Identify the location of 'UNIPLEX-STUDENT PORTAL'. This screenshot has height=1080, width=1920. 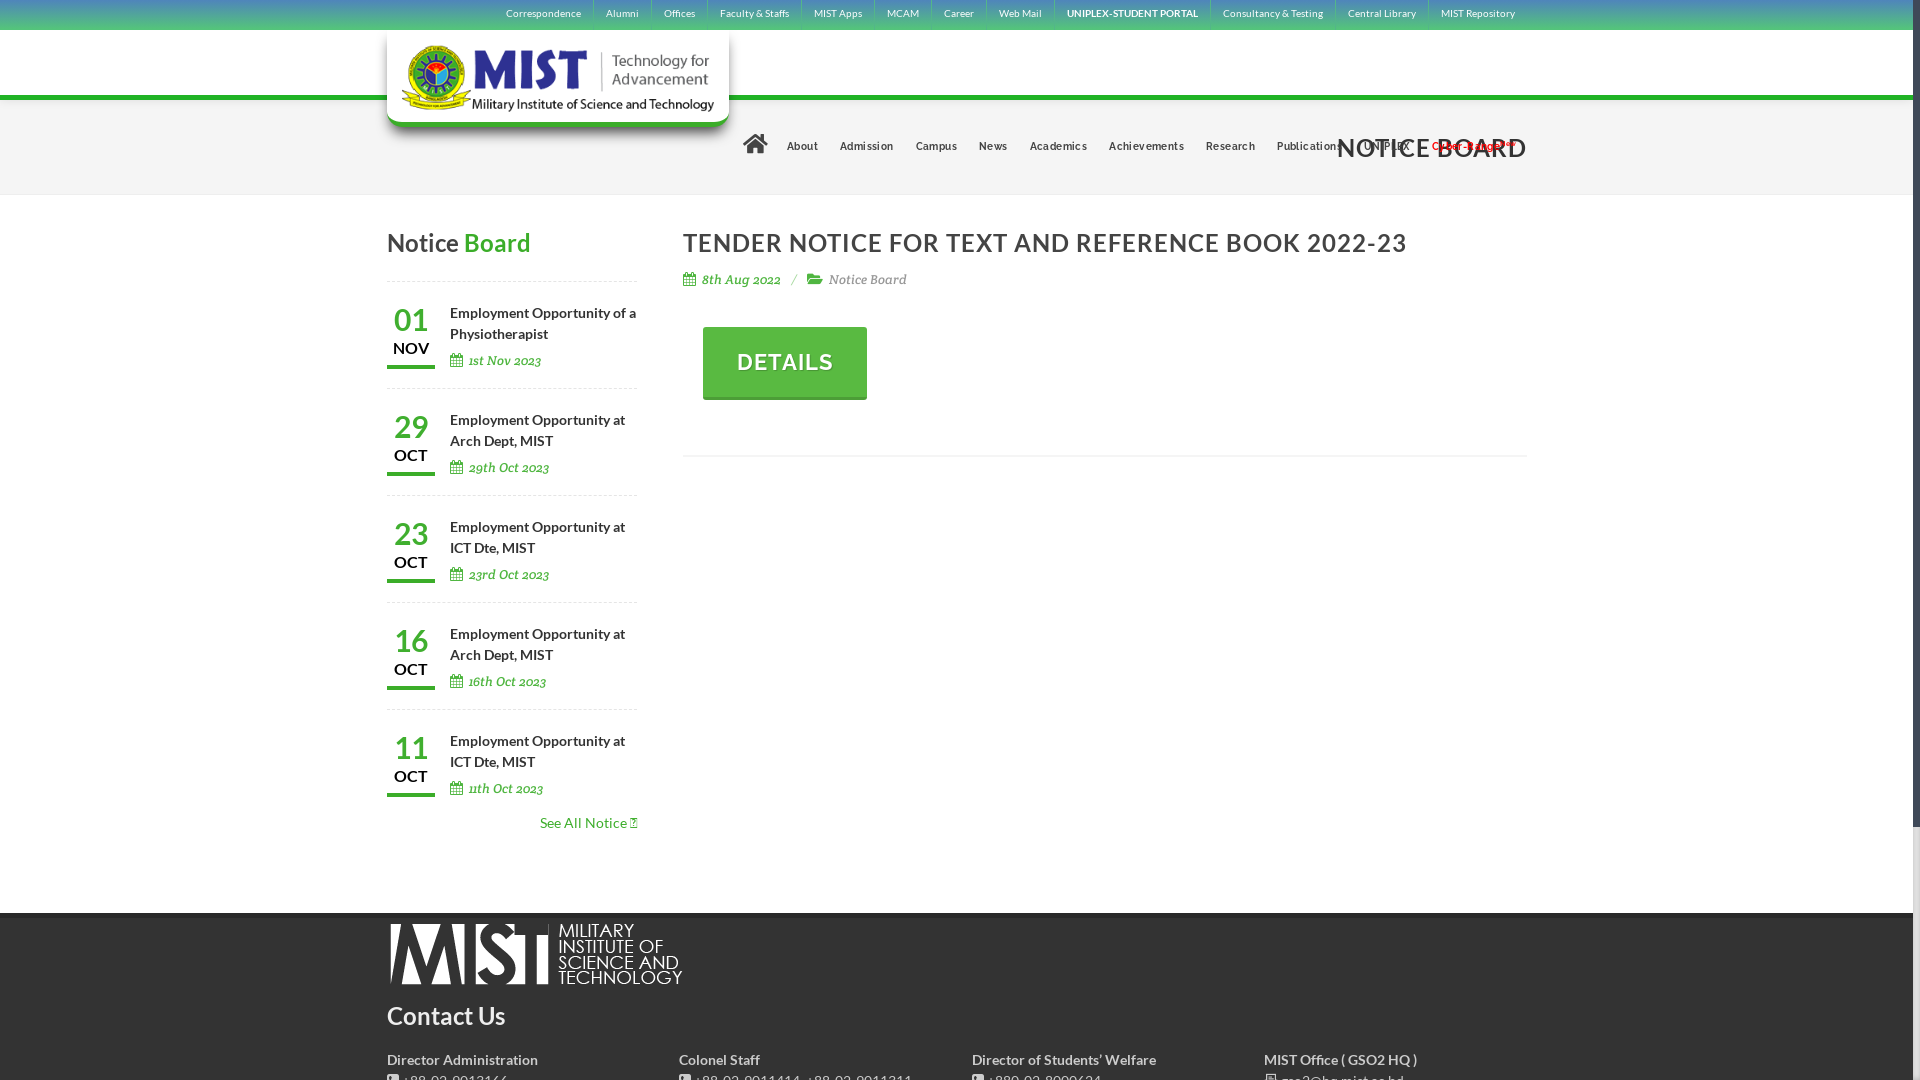
(1131, 15).